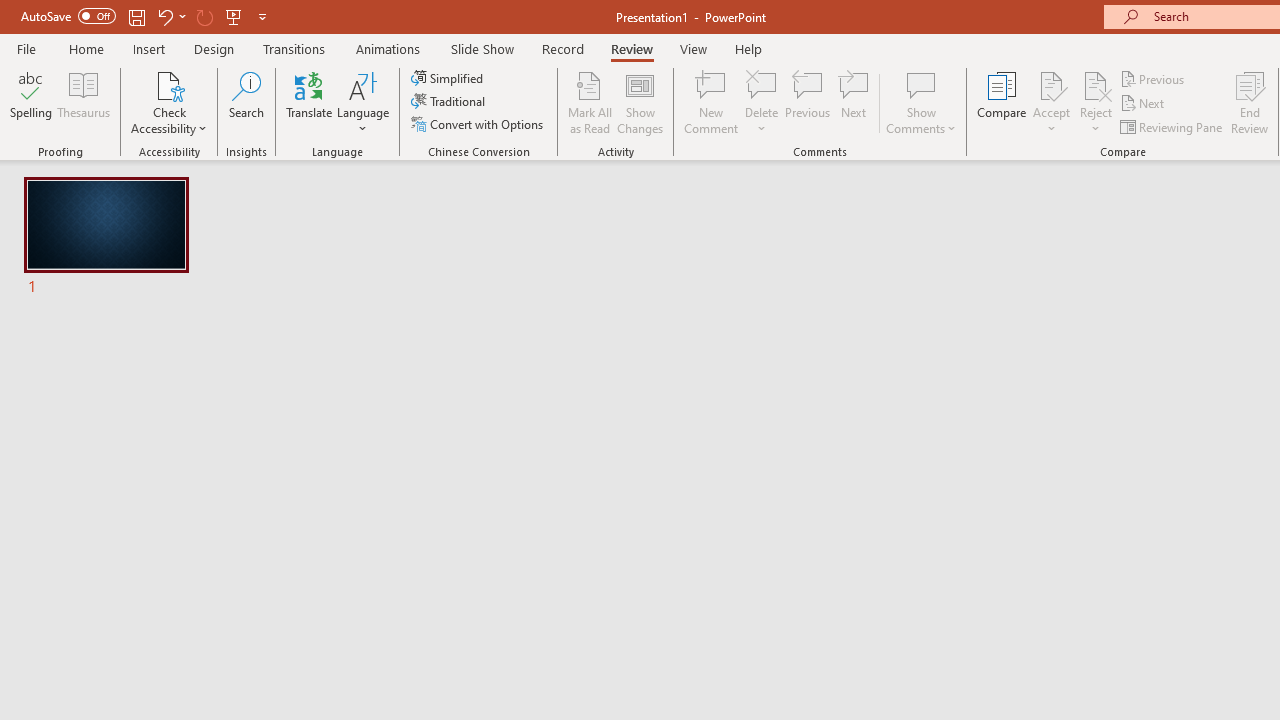 The width and height of the screenshot is (1280, 720). I want to click on 'Compare', so click(1002, 103).